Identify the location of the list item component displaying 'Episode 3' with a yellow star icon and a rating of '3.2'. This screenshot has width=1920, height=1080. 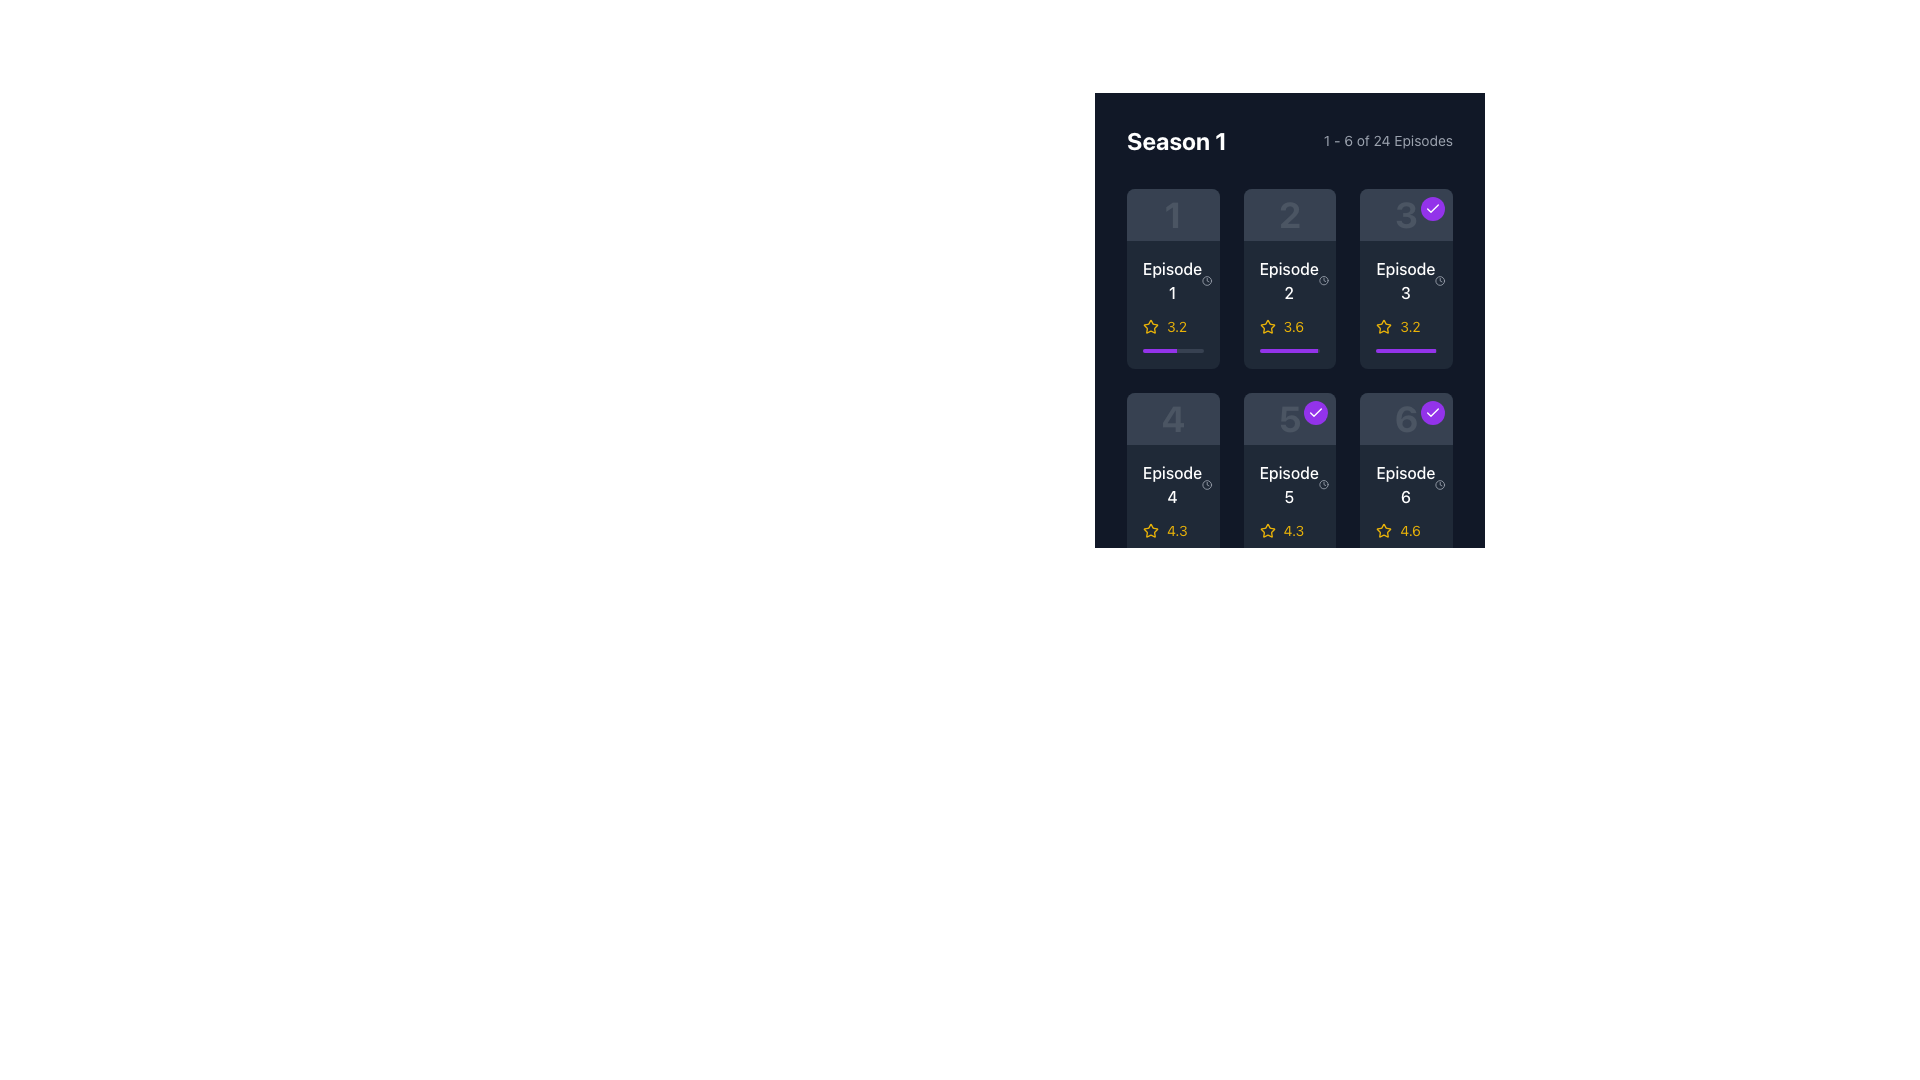
(1405, 305).